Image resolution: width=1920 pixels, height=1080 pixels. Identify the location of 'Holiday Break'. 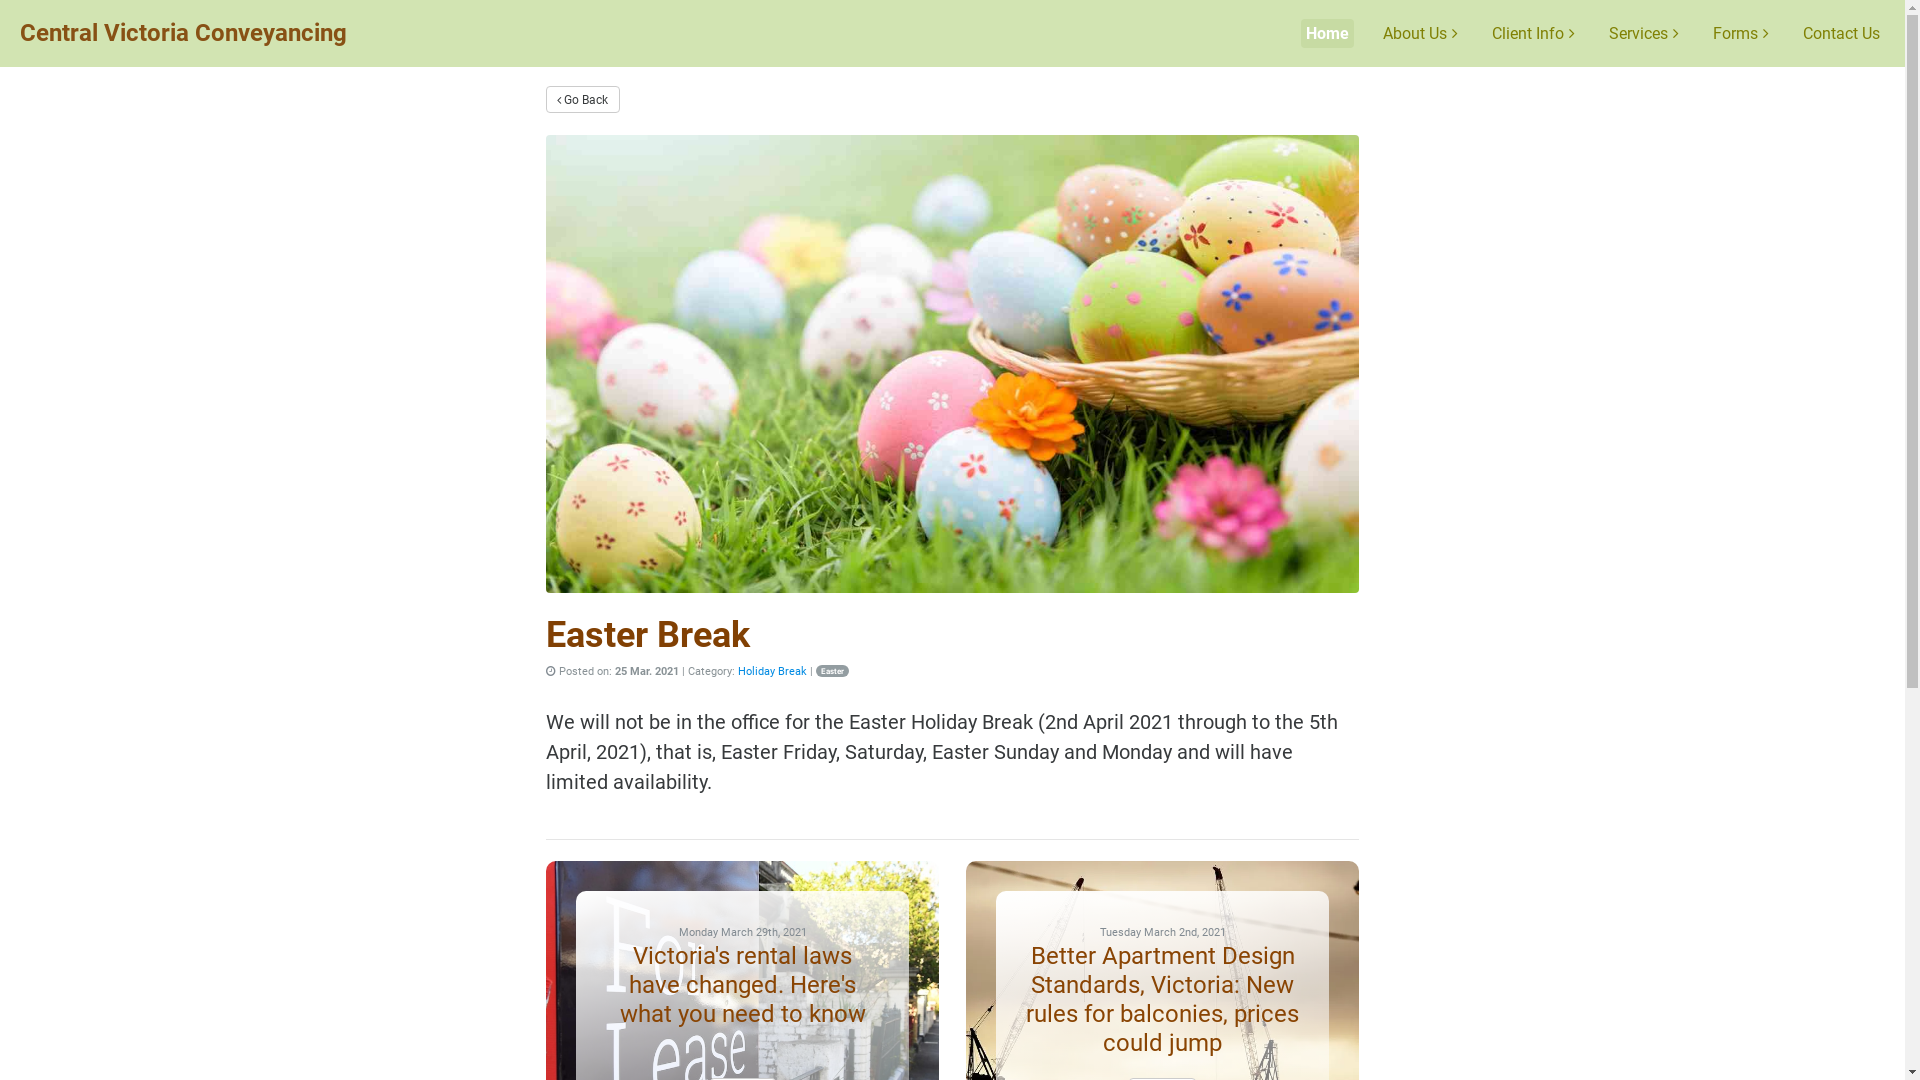
(771, 671).